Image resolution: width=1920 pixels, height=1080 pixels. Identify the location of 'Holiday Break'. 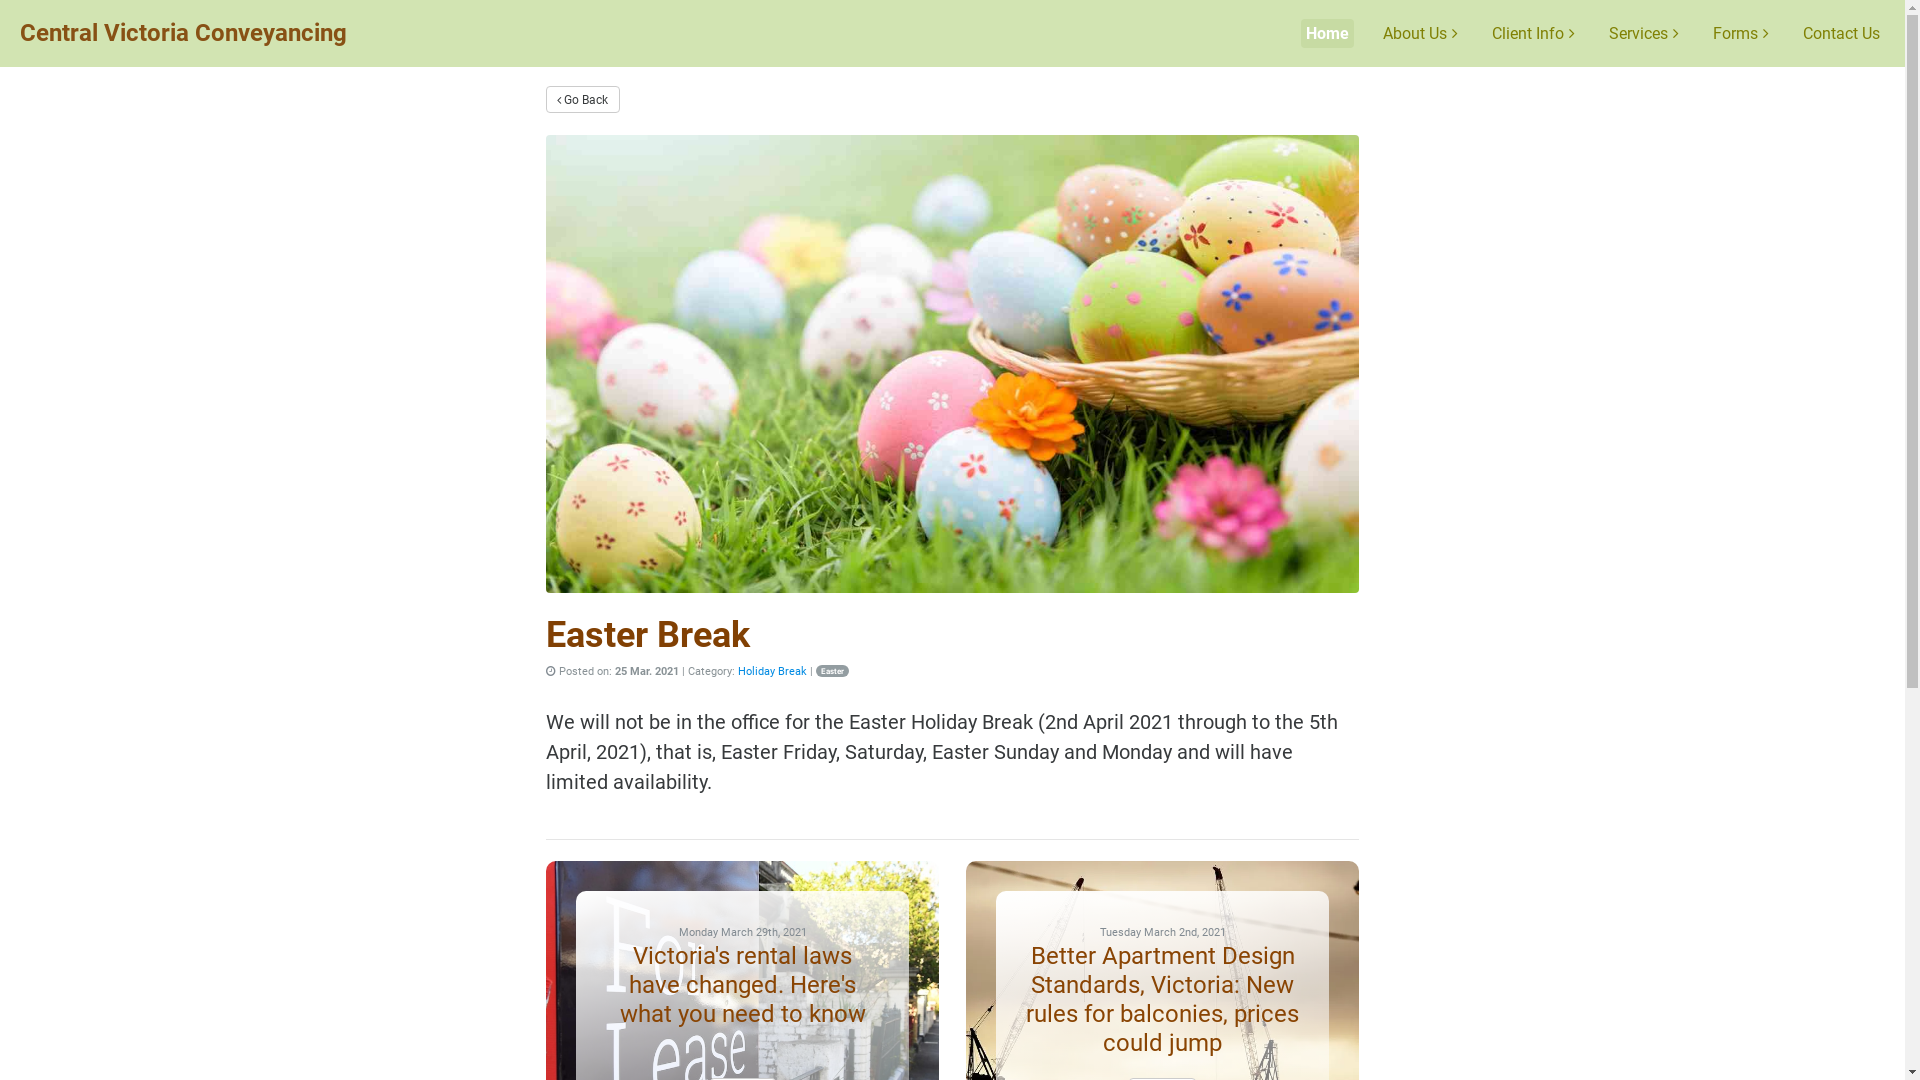
(771, 671).